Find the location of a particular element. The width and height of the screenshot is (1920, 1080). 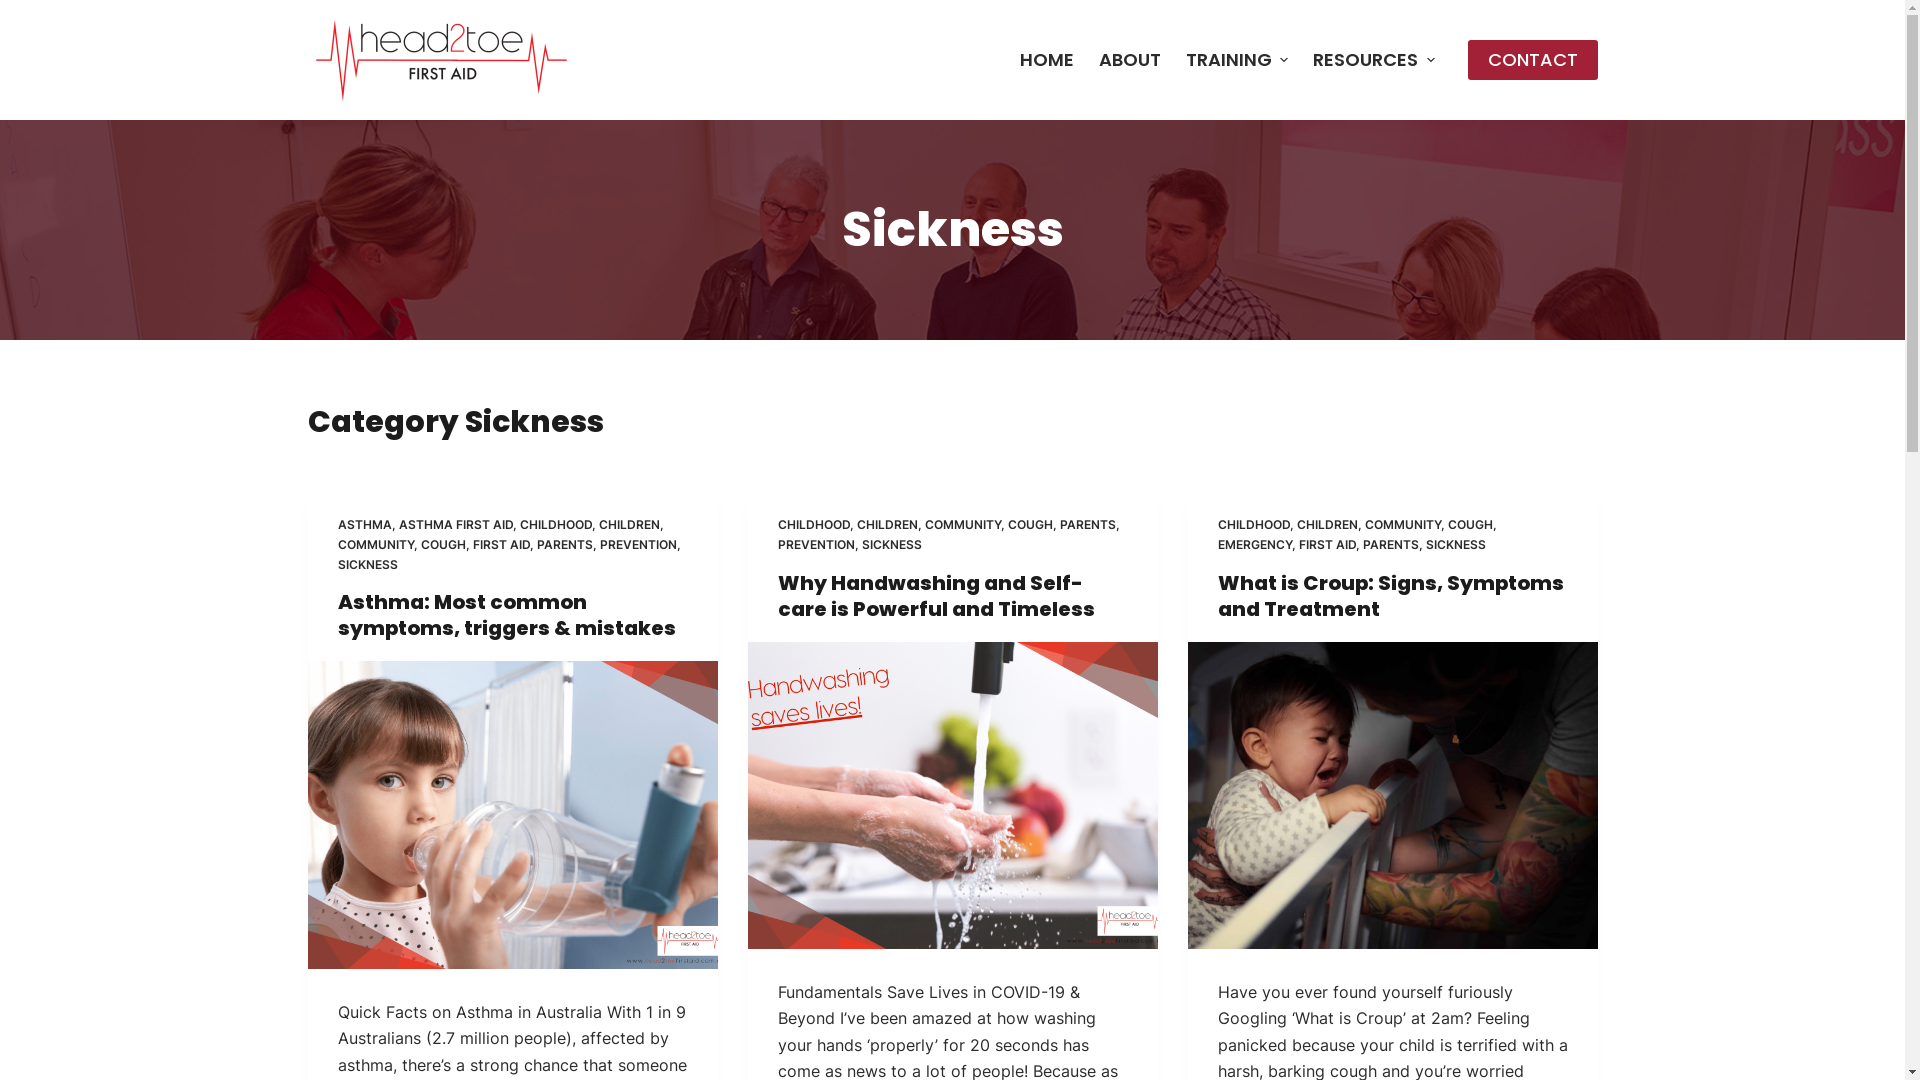

'ASTHMA' is located at coordinates (364, 523).